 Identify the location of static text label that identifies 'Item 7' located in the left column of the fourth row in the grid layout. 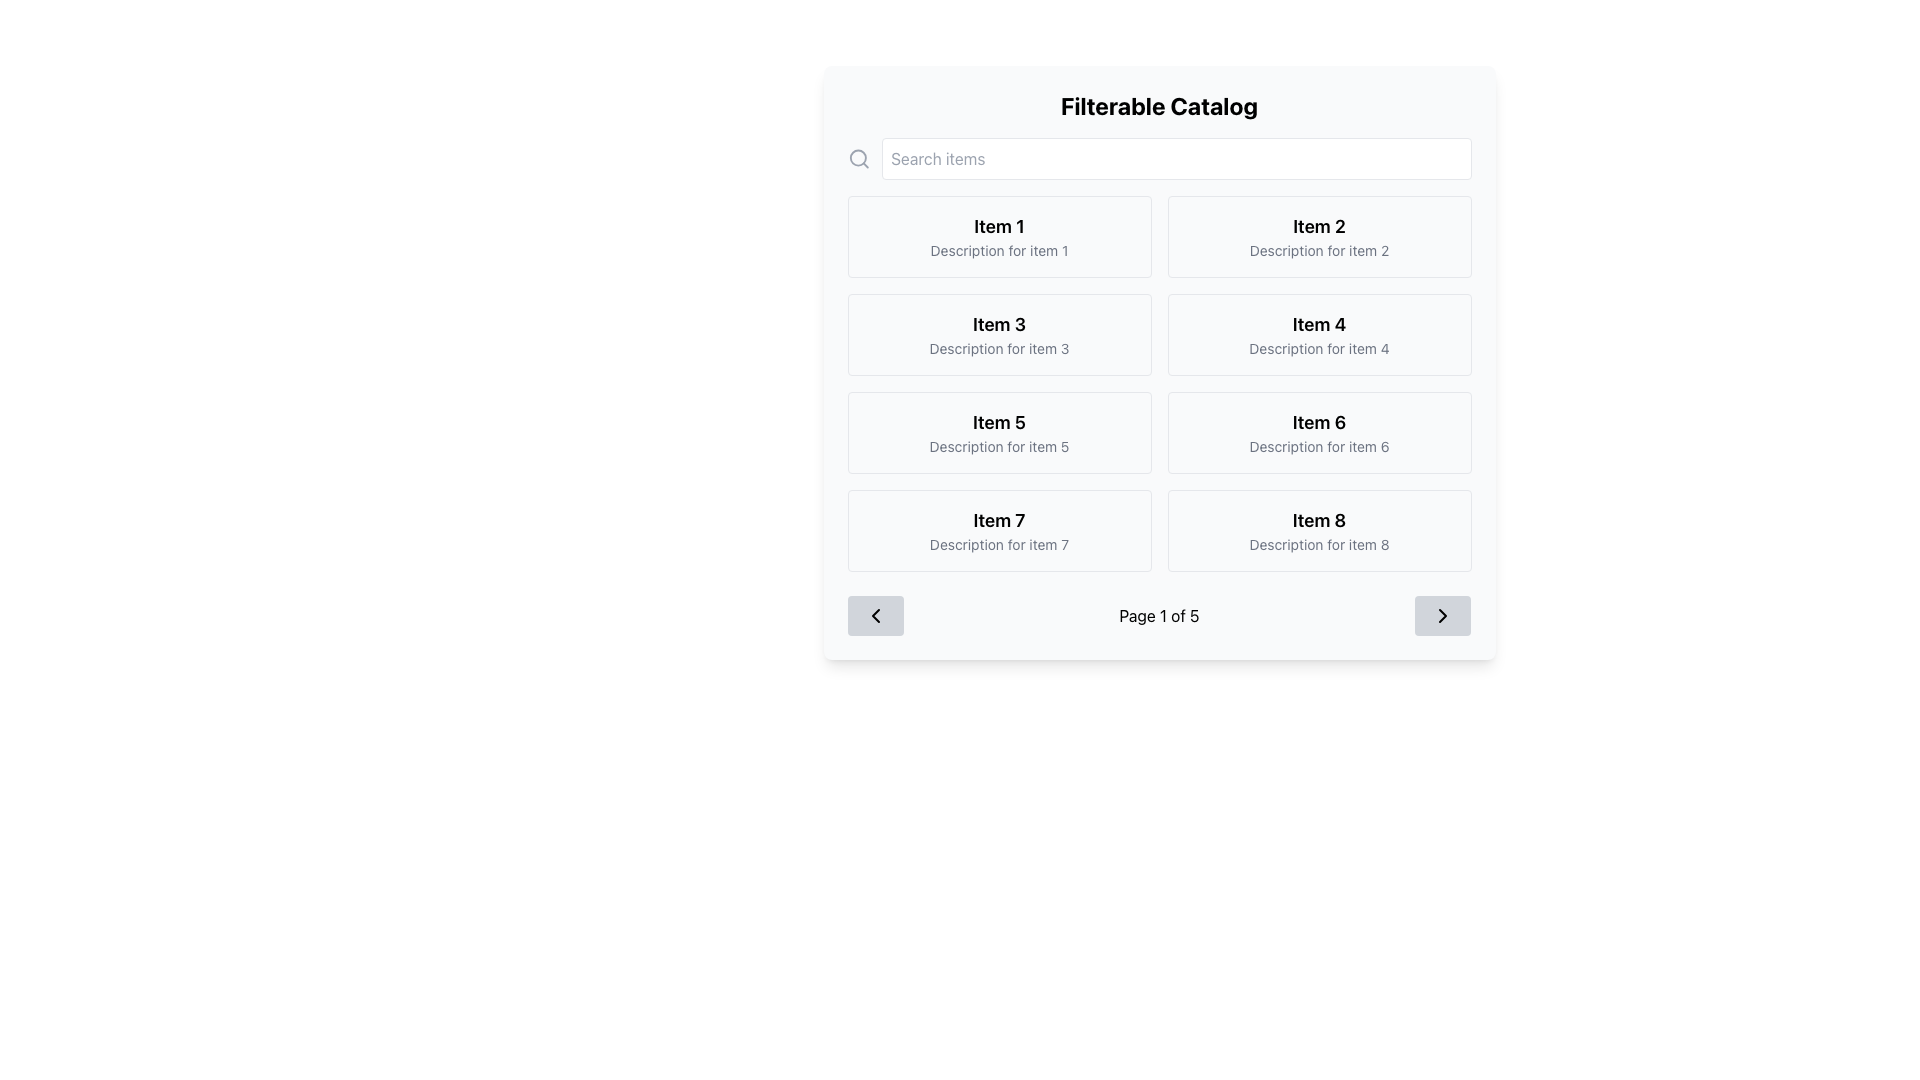
(999, 519).